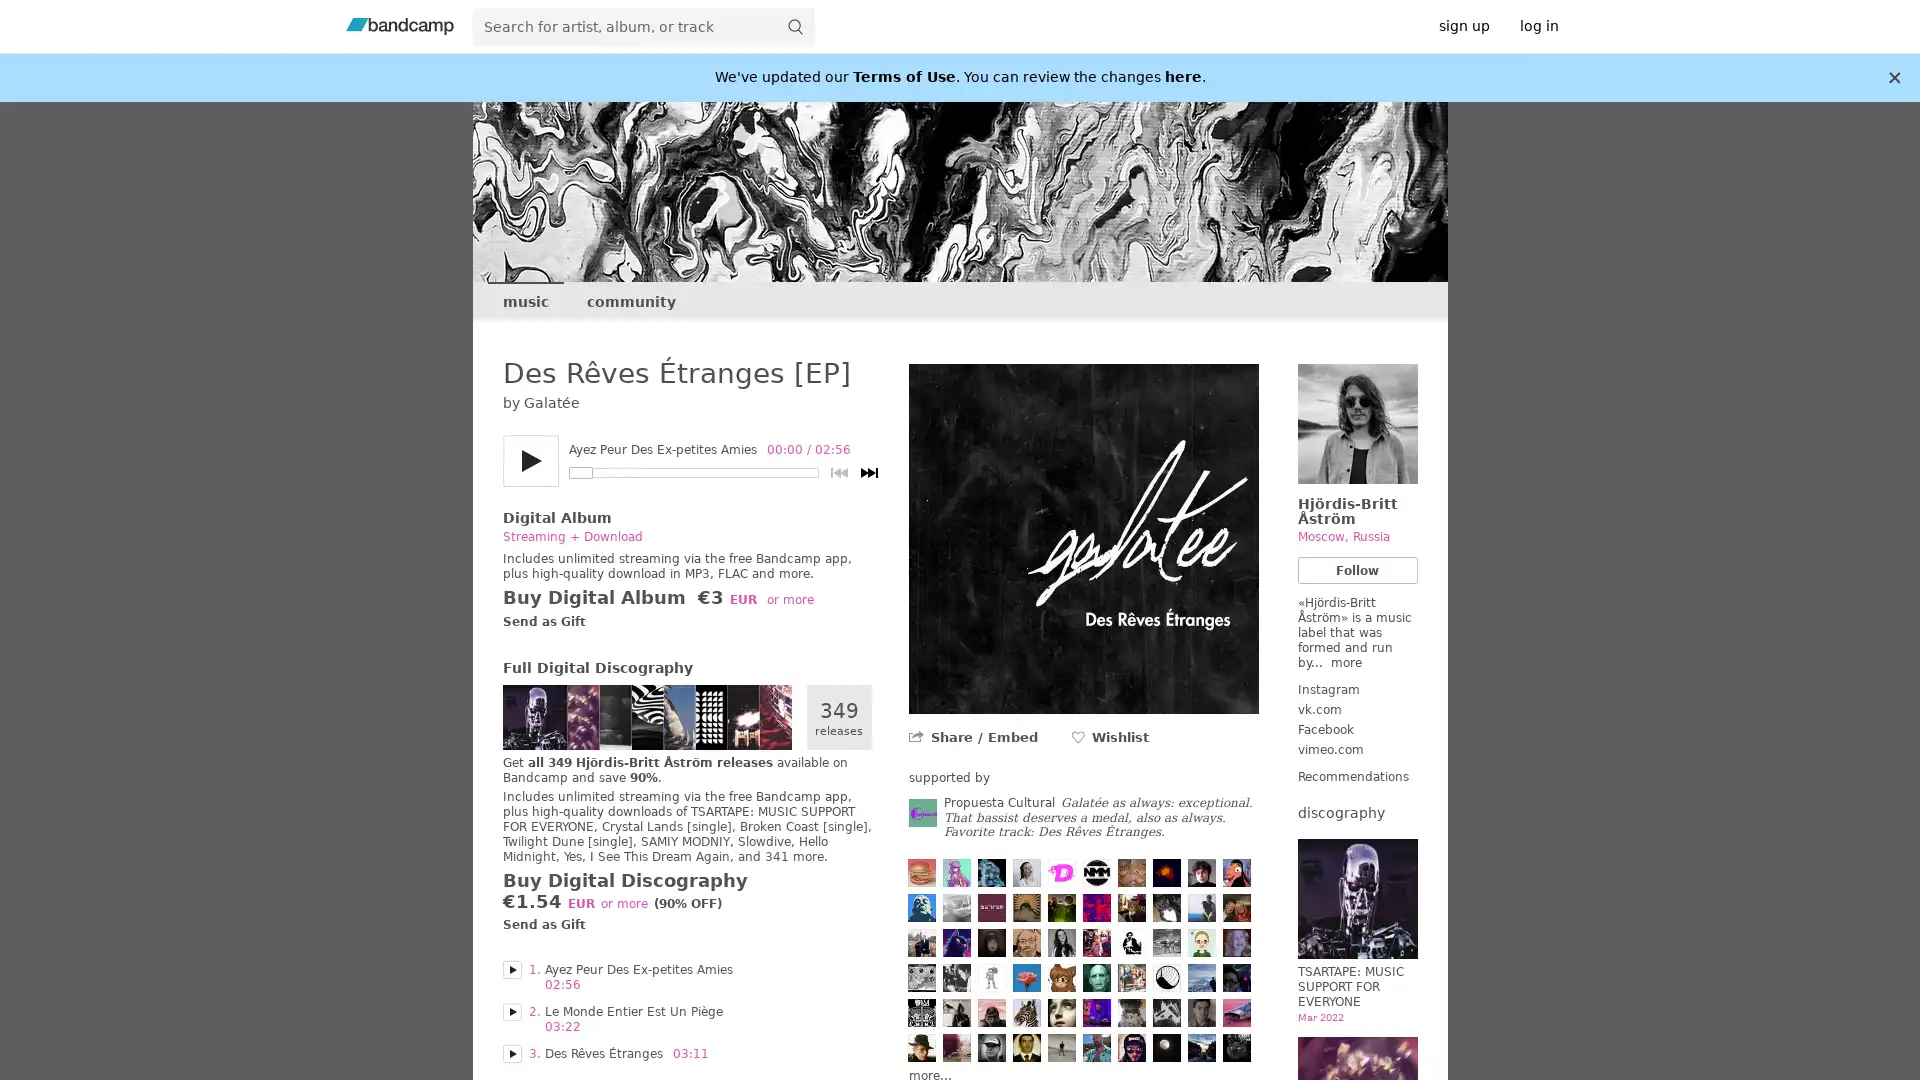 The height and width of the screenshot is (1080, 1920). What do you see at coordinates (511, 1010) in the screenshot?
I see `Play Le Monde Entier Est Un Piege` at bounding box center [511, 1010].